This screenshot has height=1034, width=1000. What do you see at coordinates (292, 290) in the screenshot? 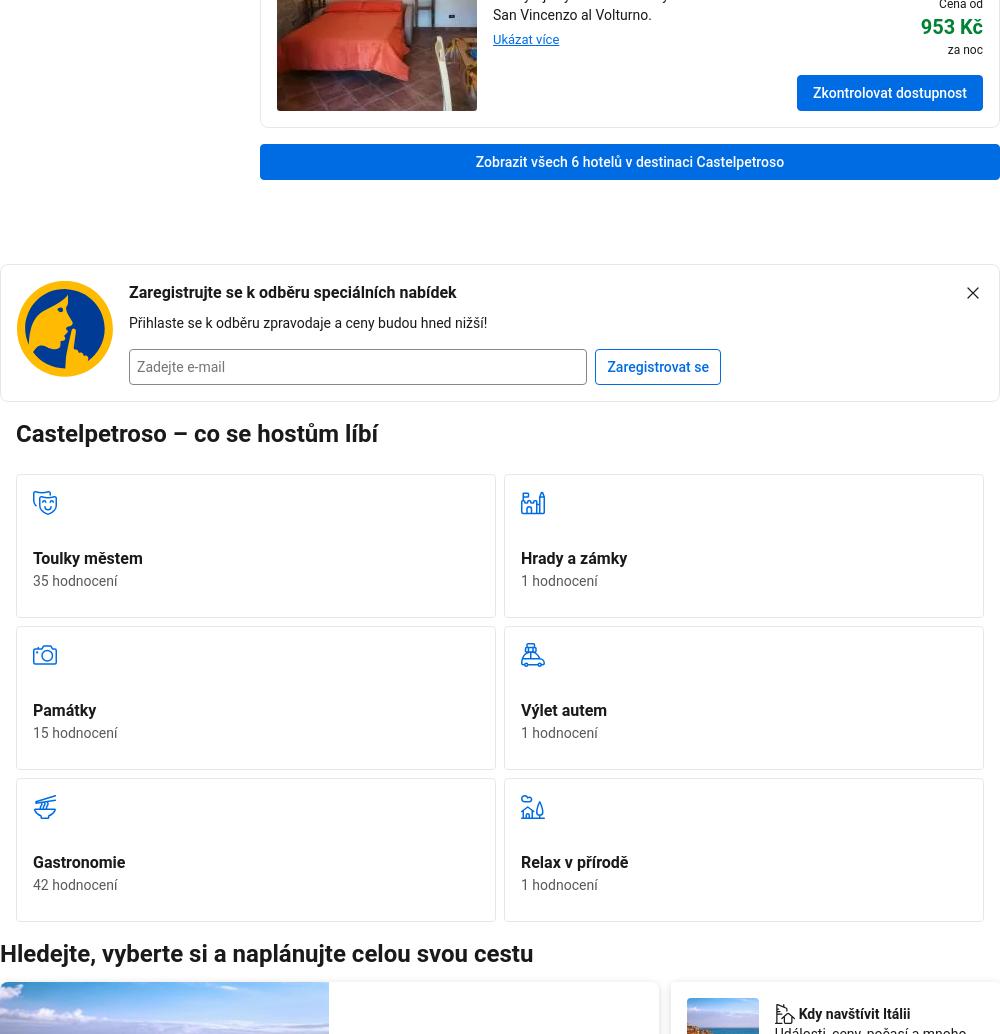
I see `'Zaregistrujte se k odběru speciálních nabídek'` at bounding box center [292, 290].